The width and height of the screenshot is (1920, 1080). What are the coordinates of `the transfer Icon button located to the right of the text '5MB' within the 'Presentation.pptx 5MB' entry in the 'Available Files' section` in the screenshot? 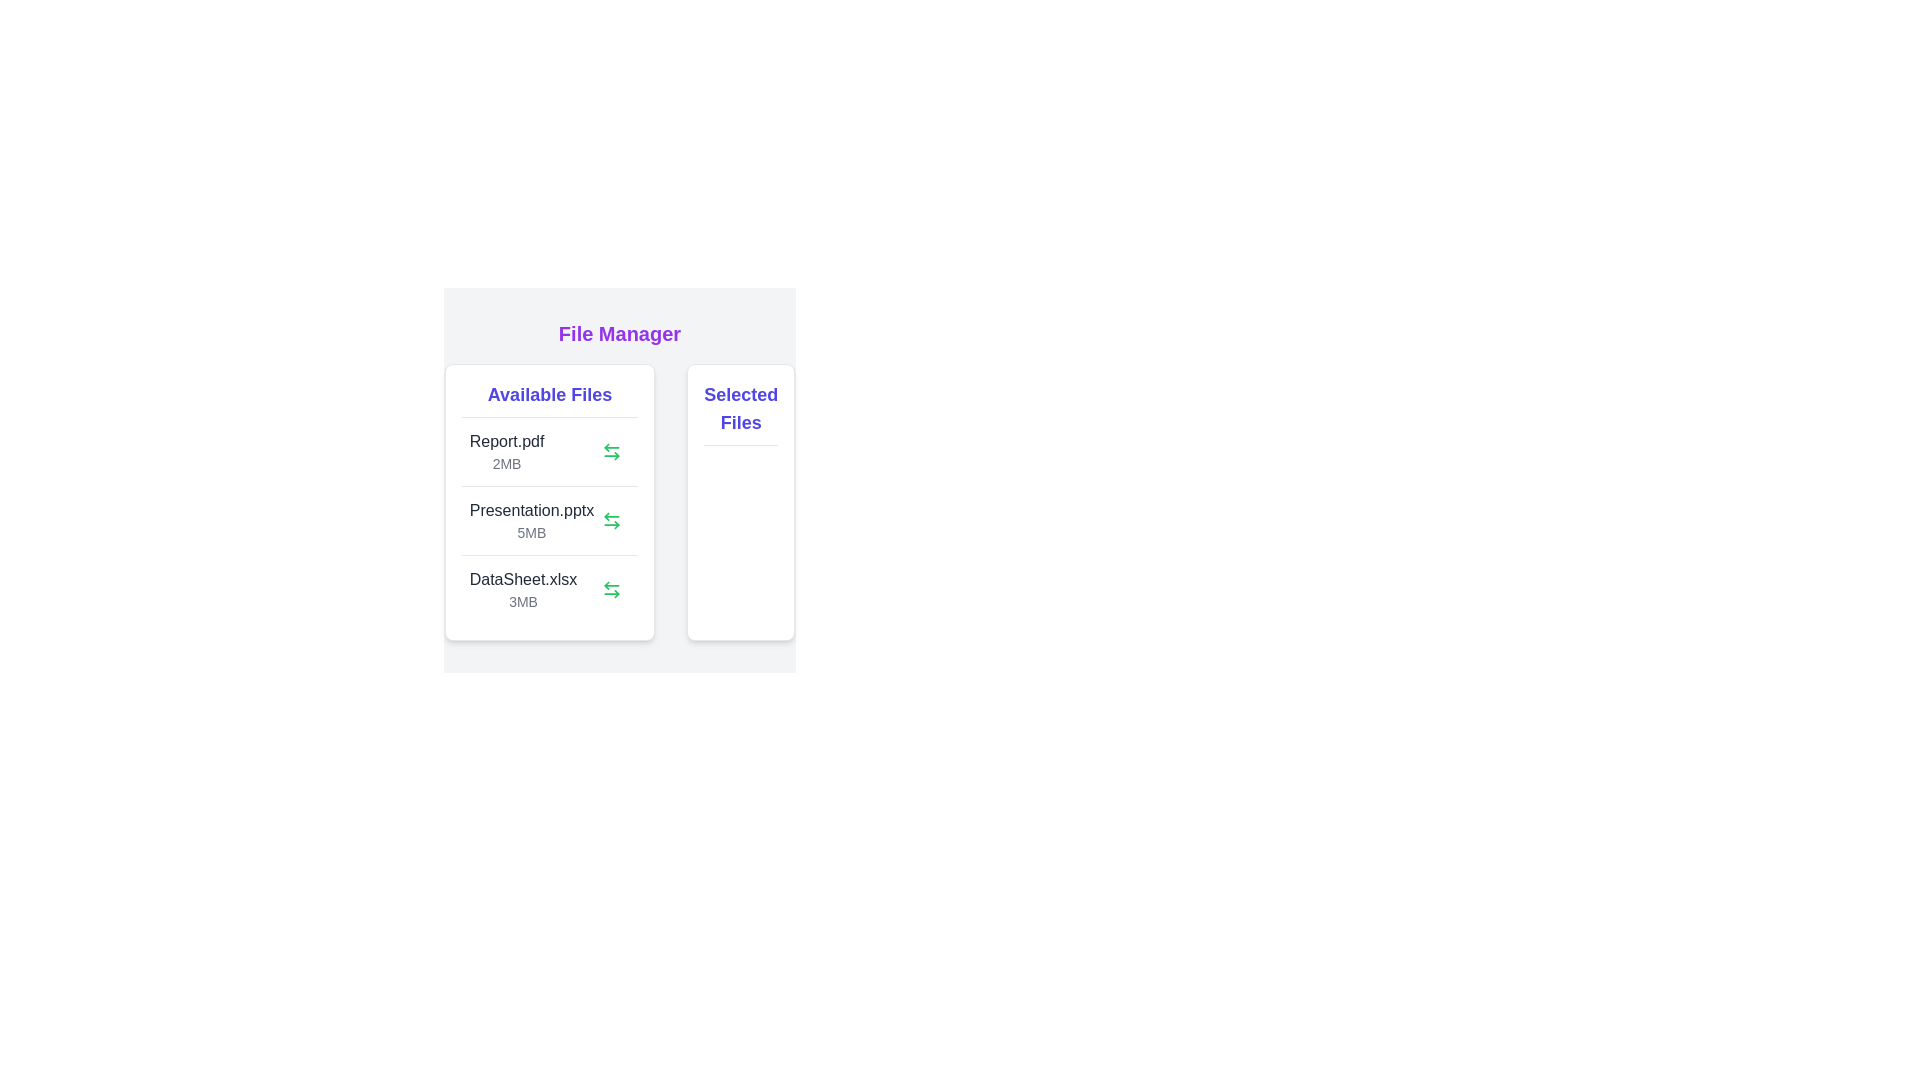 It's located at (611, 519).